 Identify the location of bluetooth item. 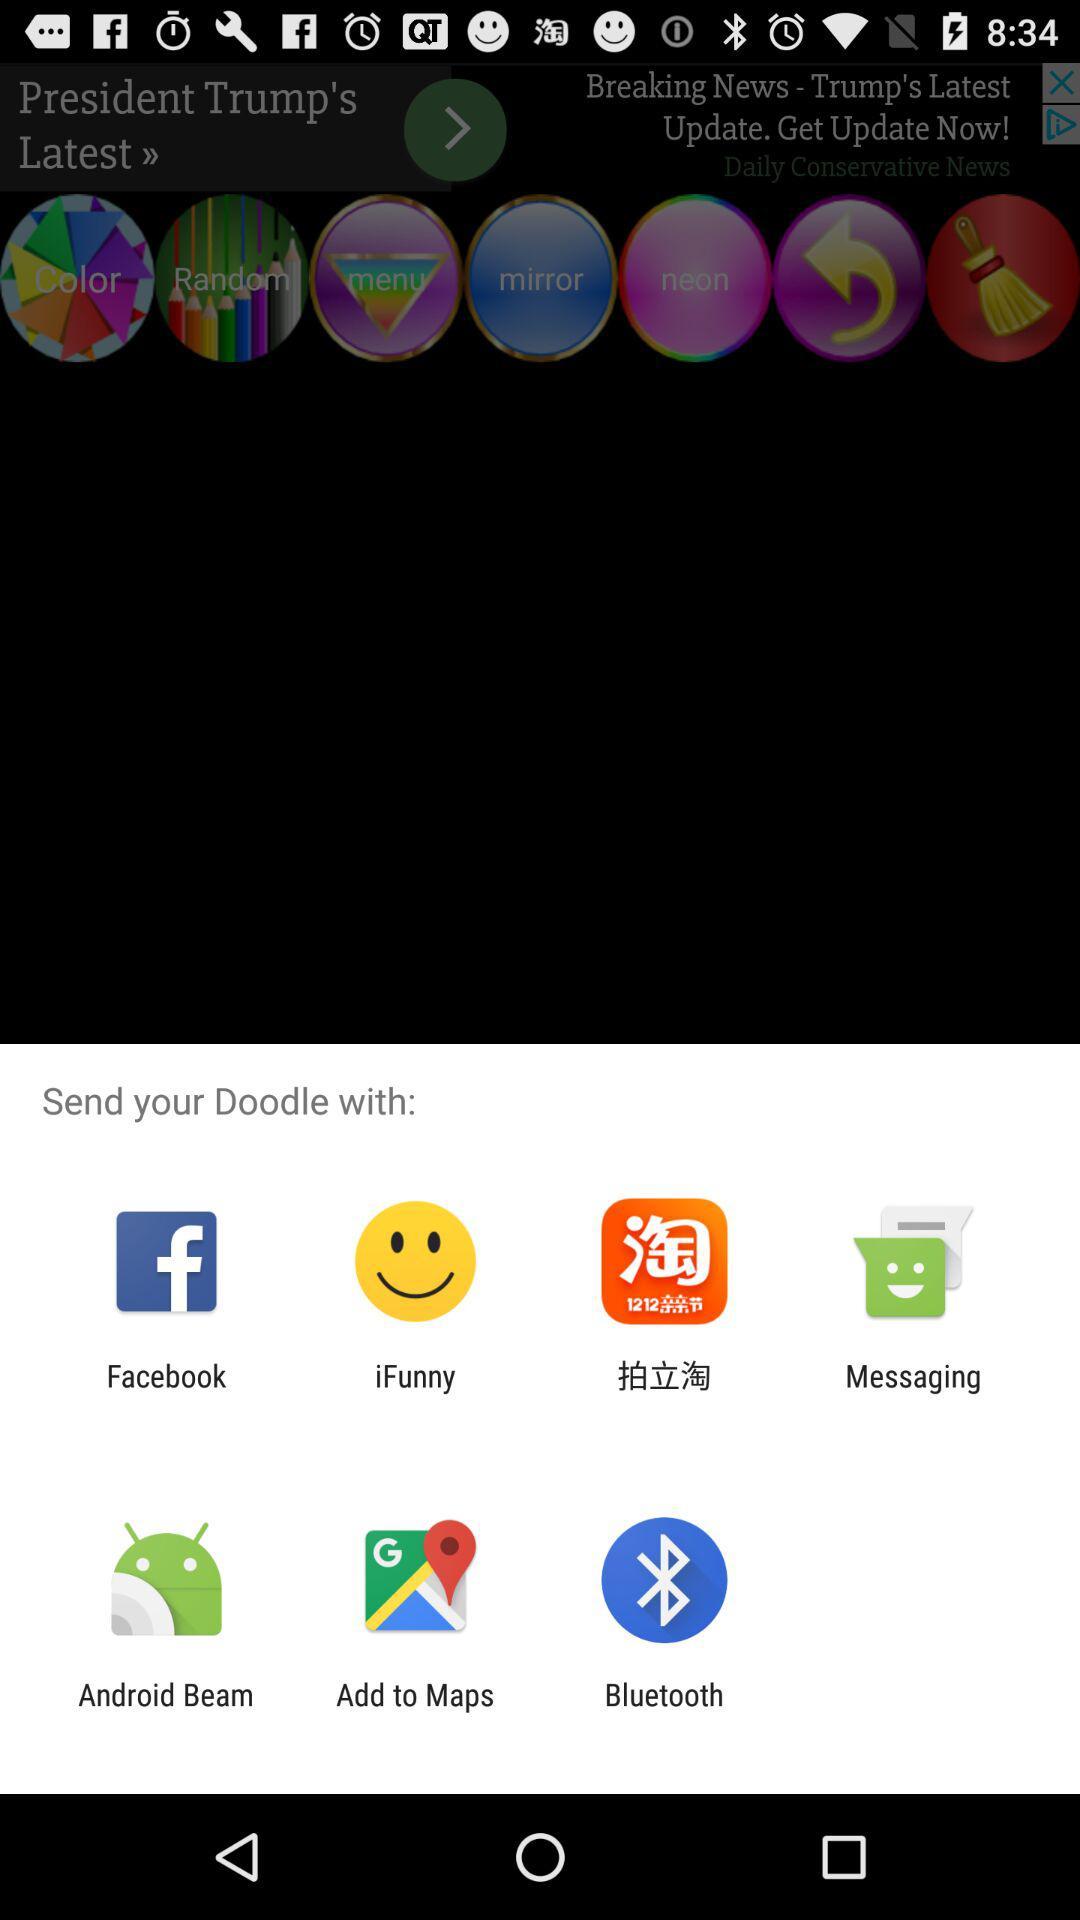
(664, 1711).